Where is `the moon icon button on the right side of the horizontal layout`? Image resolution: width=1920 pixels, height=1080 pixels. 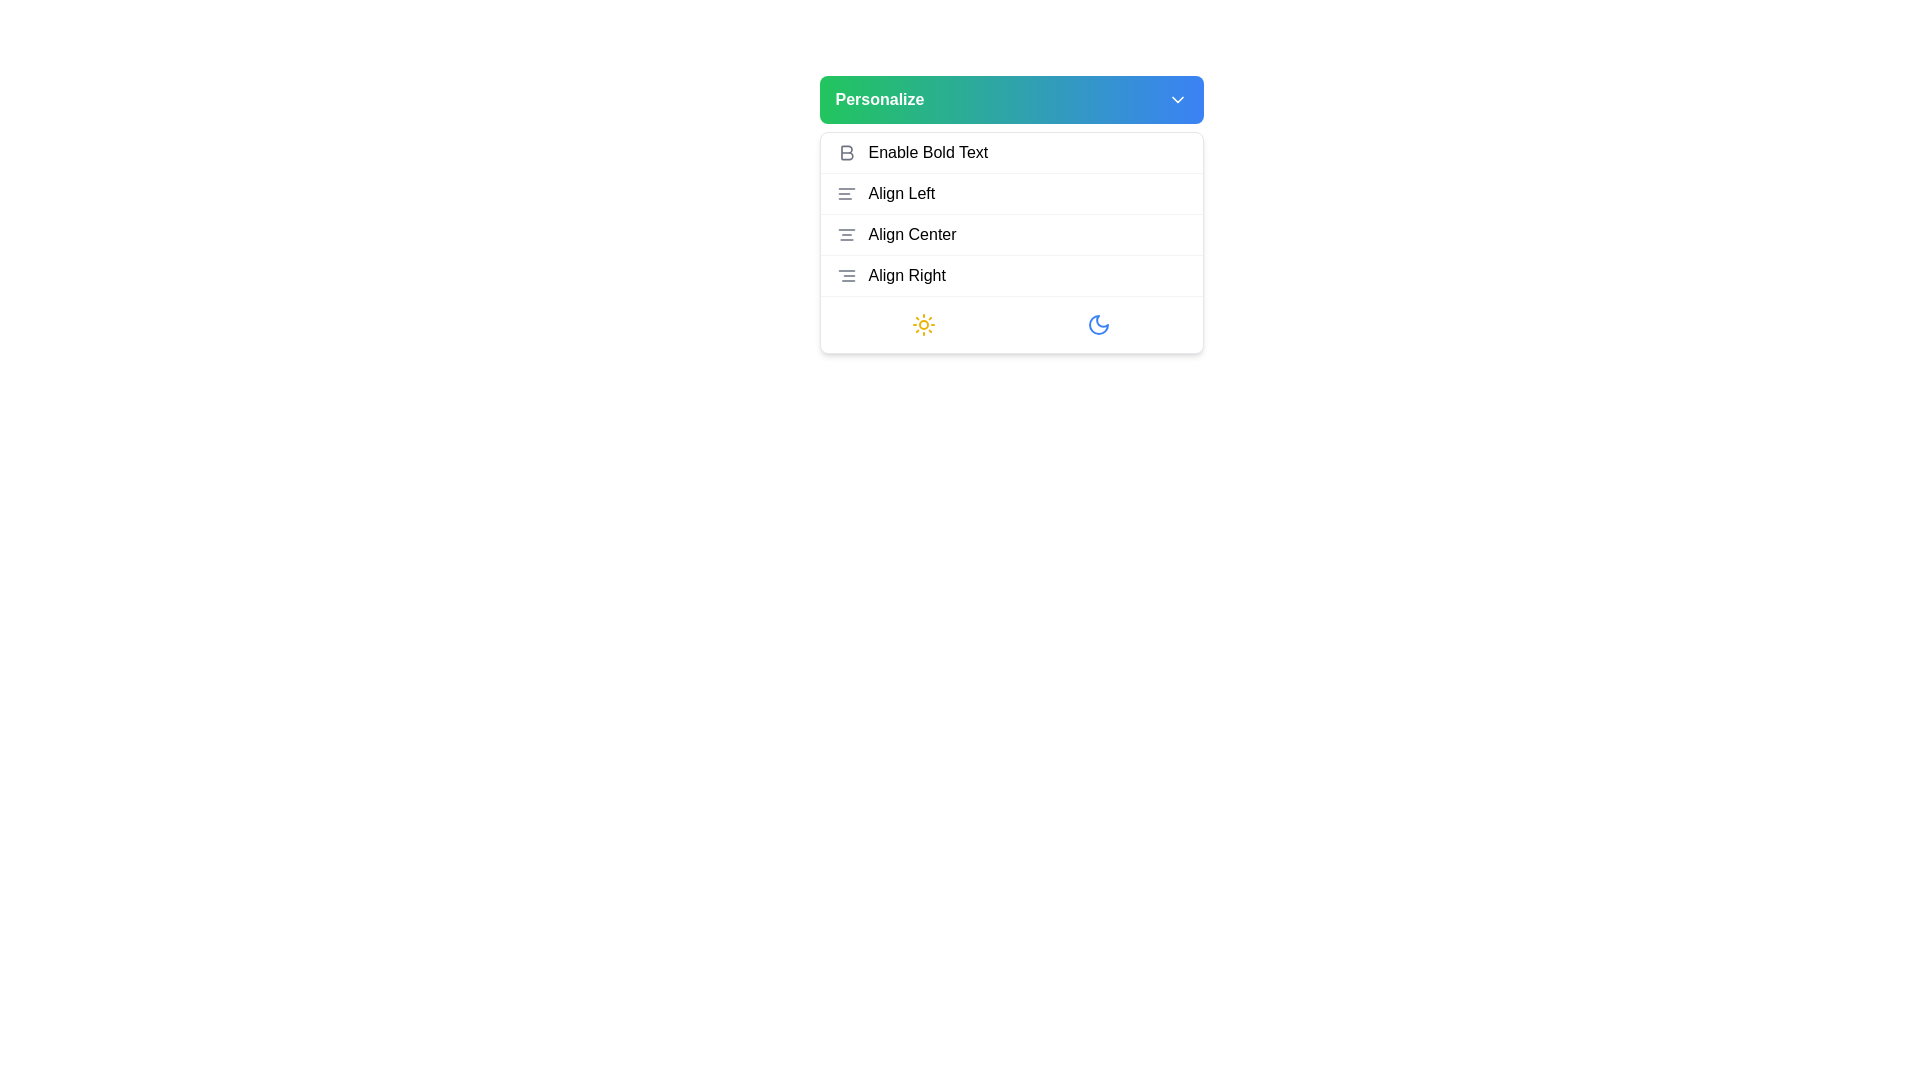
the moon icon button on the right side of the horizontal layout is located at coordinates (1098, 323).